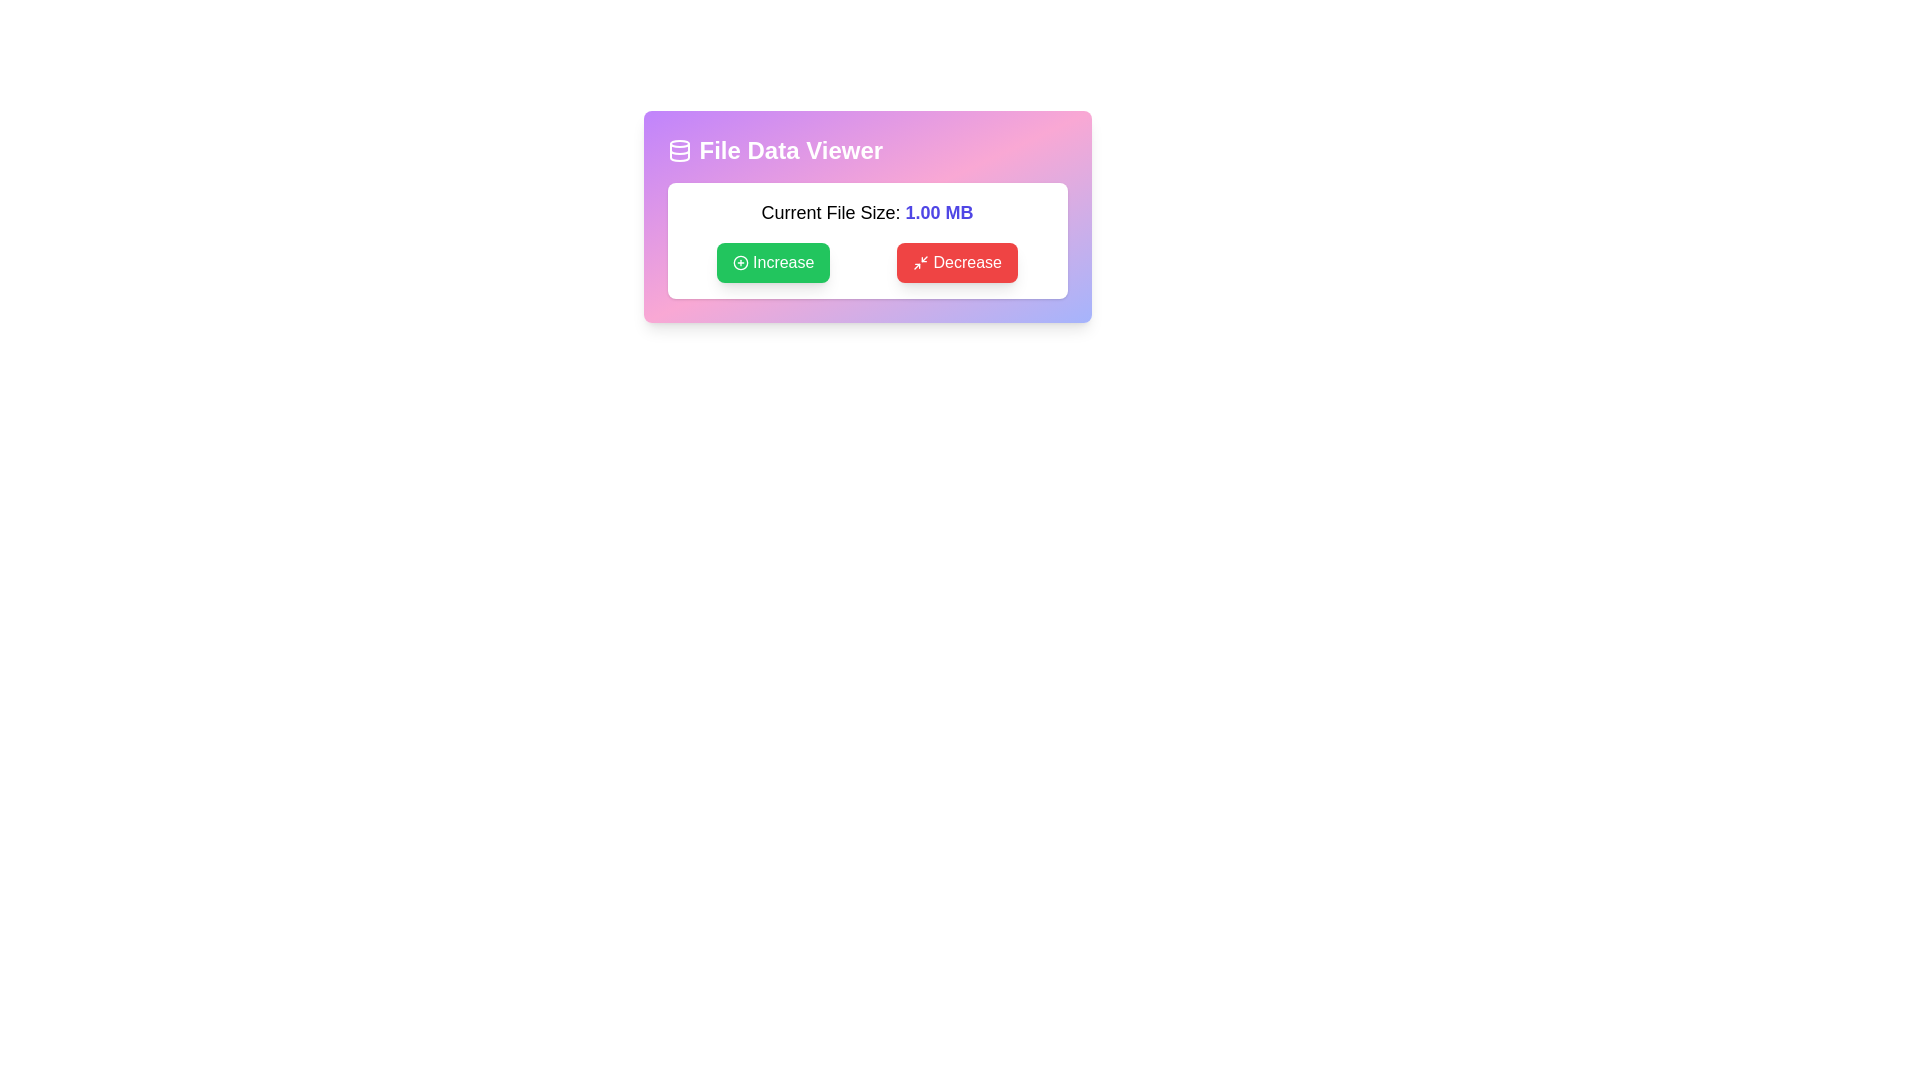  What do you see at coordinates (679, 149) in the screenshot?
I see `the database icon, which is represented by a circular top and two connecting curved lines, located to the left of the text 'File Data Viewer'` at bounding box center [679, 149].